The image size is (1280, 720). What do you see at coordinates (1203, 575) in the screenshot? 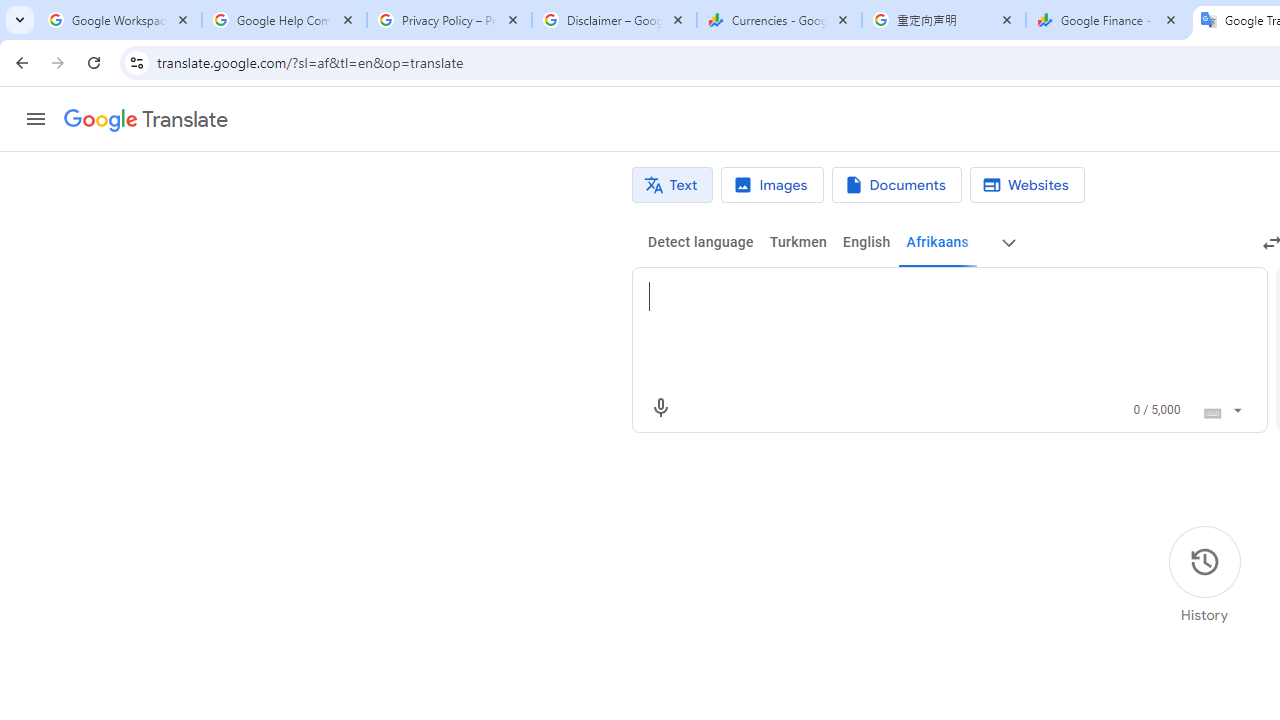
I see `'History'` at bounding box center [1203, 575].